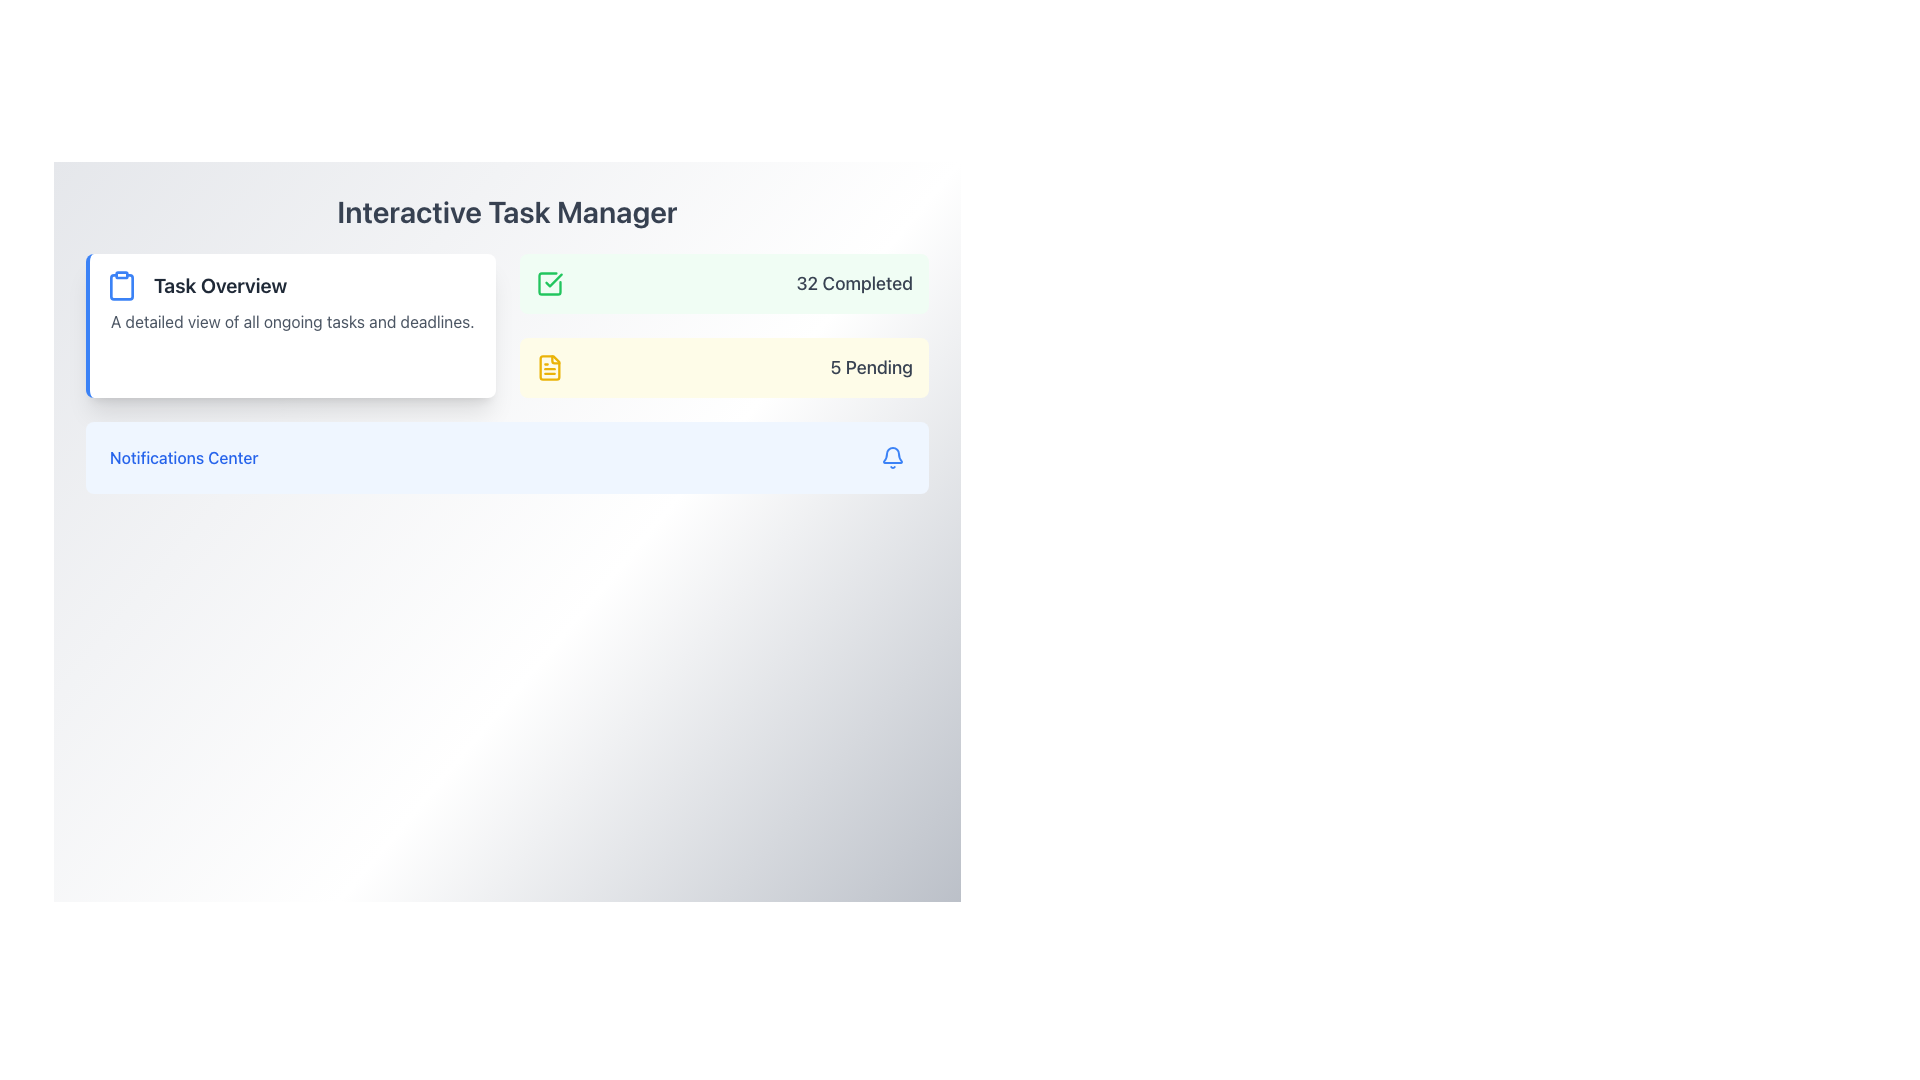 This screenshot has width=1920, height=1080. I want to click on the blue bell-shaped icon in the Notifications Center, so click(891, 455).